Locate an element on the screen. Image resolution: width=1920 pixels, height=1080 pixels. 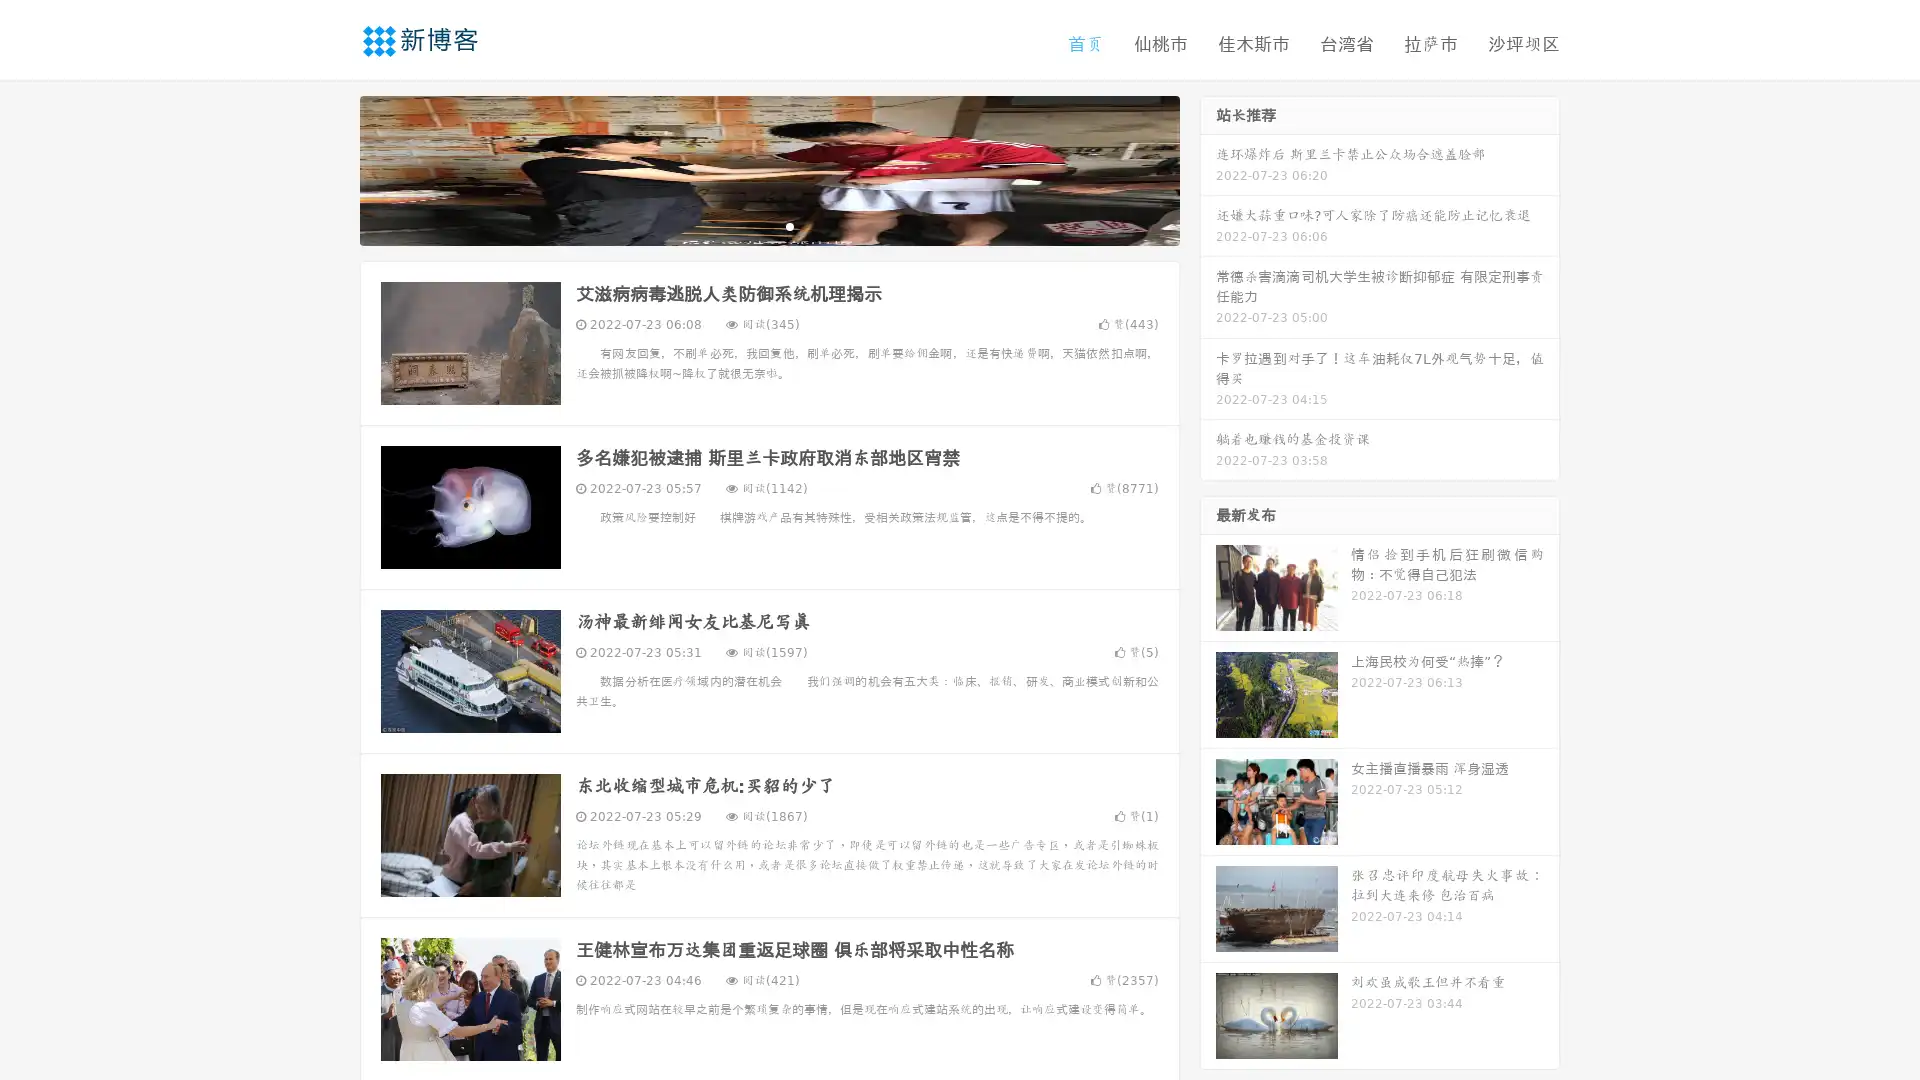
Go to slide 3 is located at coordinates (789, 225).